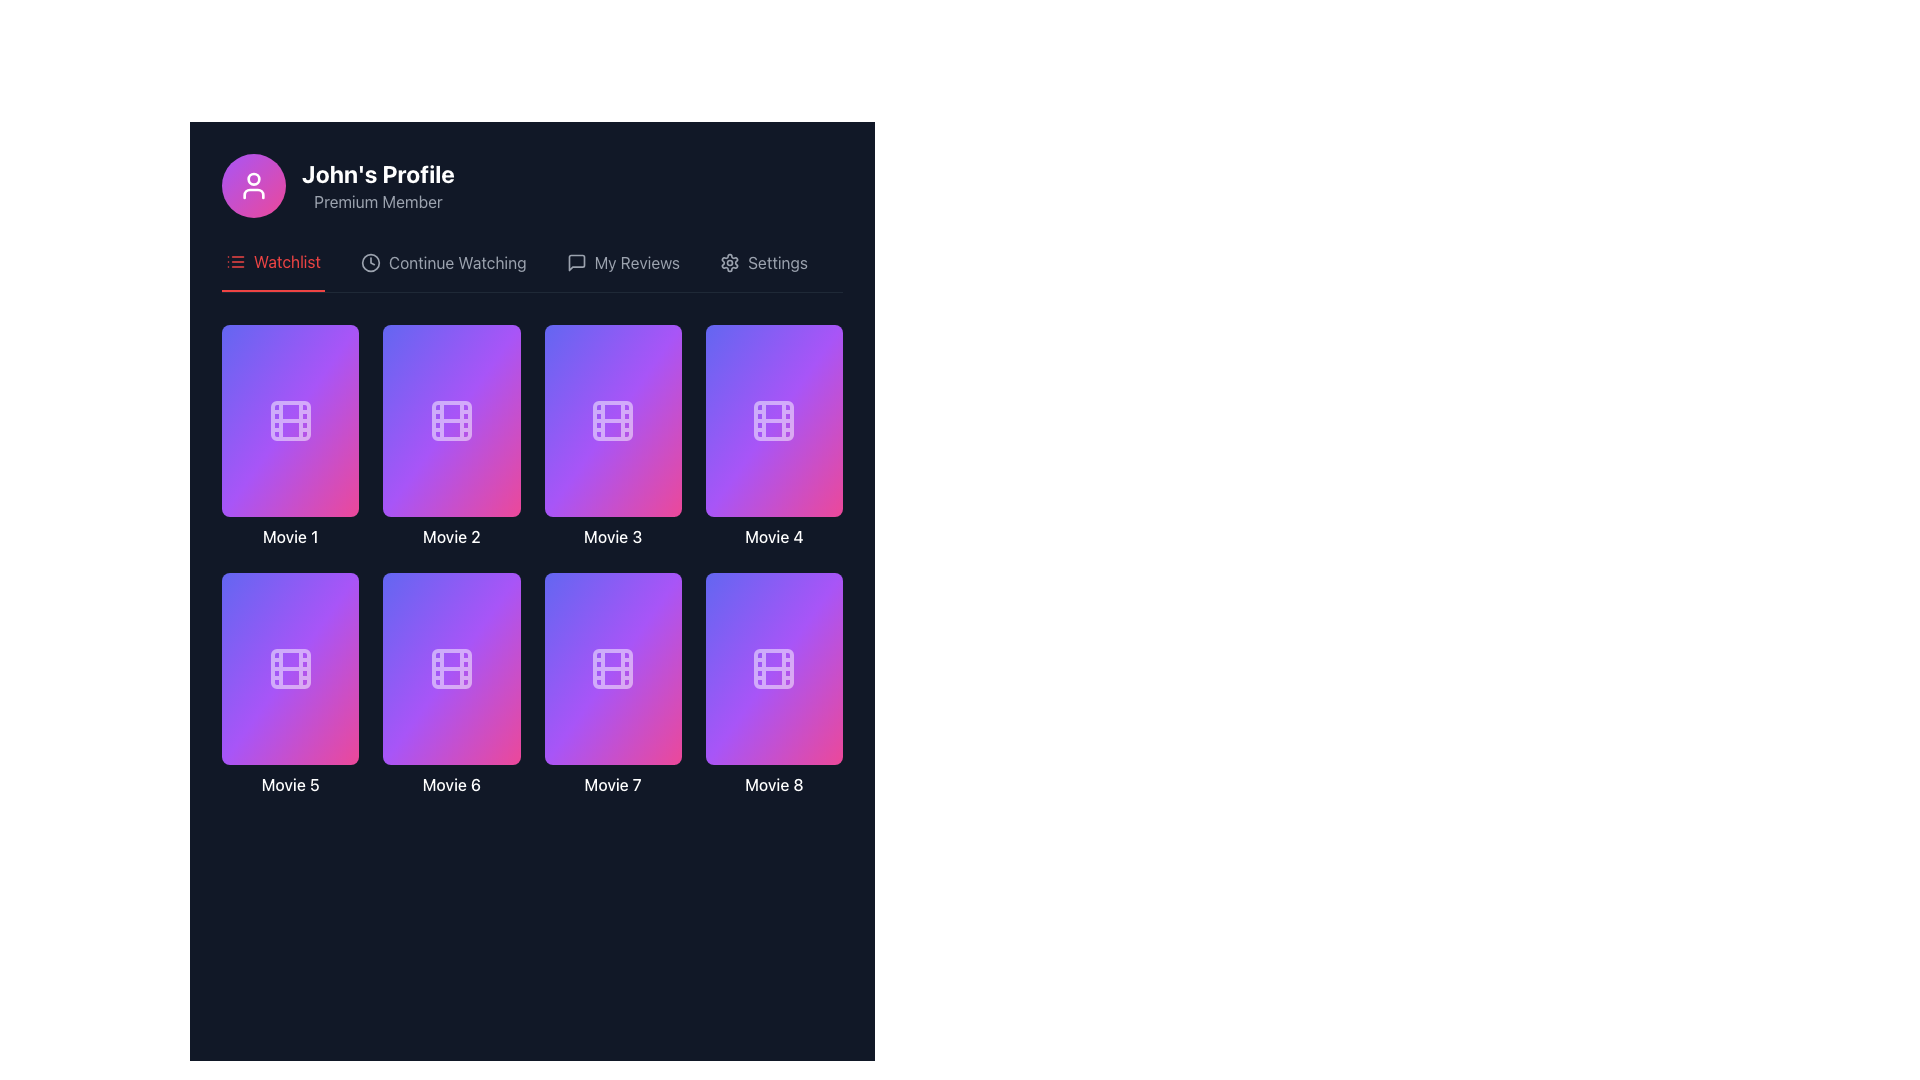  Describe the element at coordinates (773, 684) in the screenshot. I see `the 'Movie 8' card located in the bottom-right corner of the grid layout` at that location.